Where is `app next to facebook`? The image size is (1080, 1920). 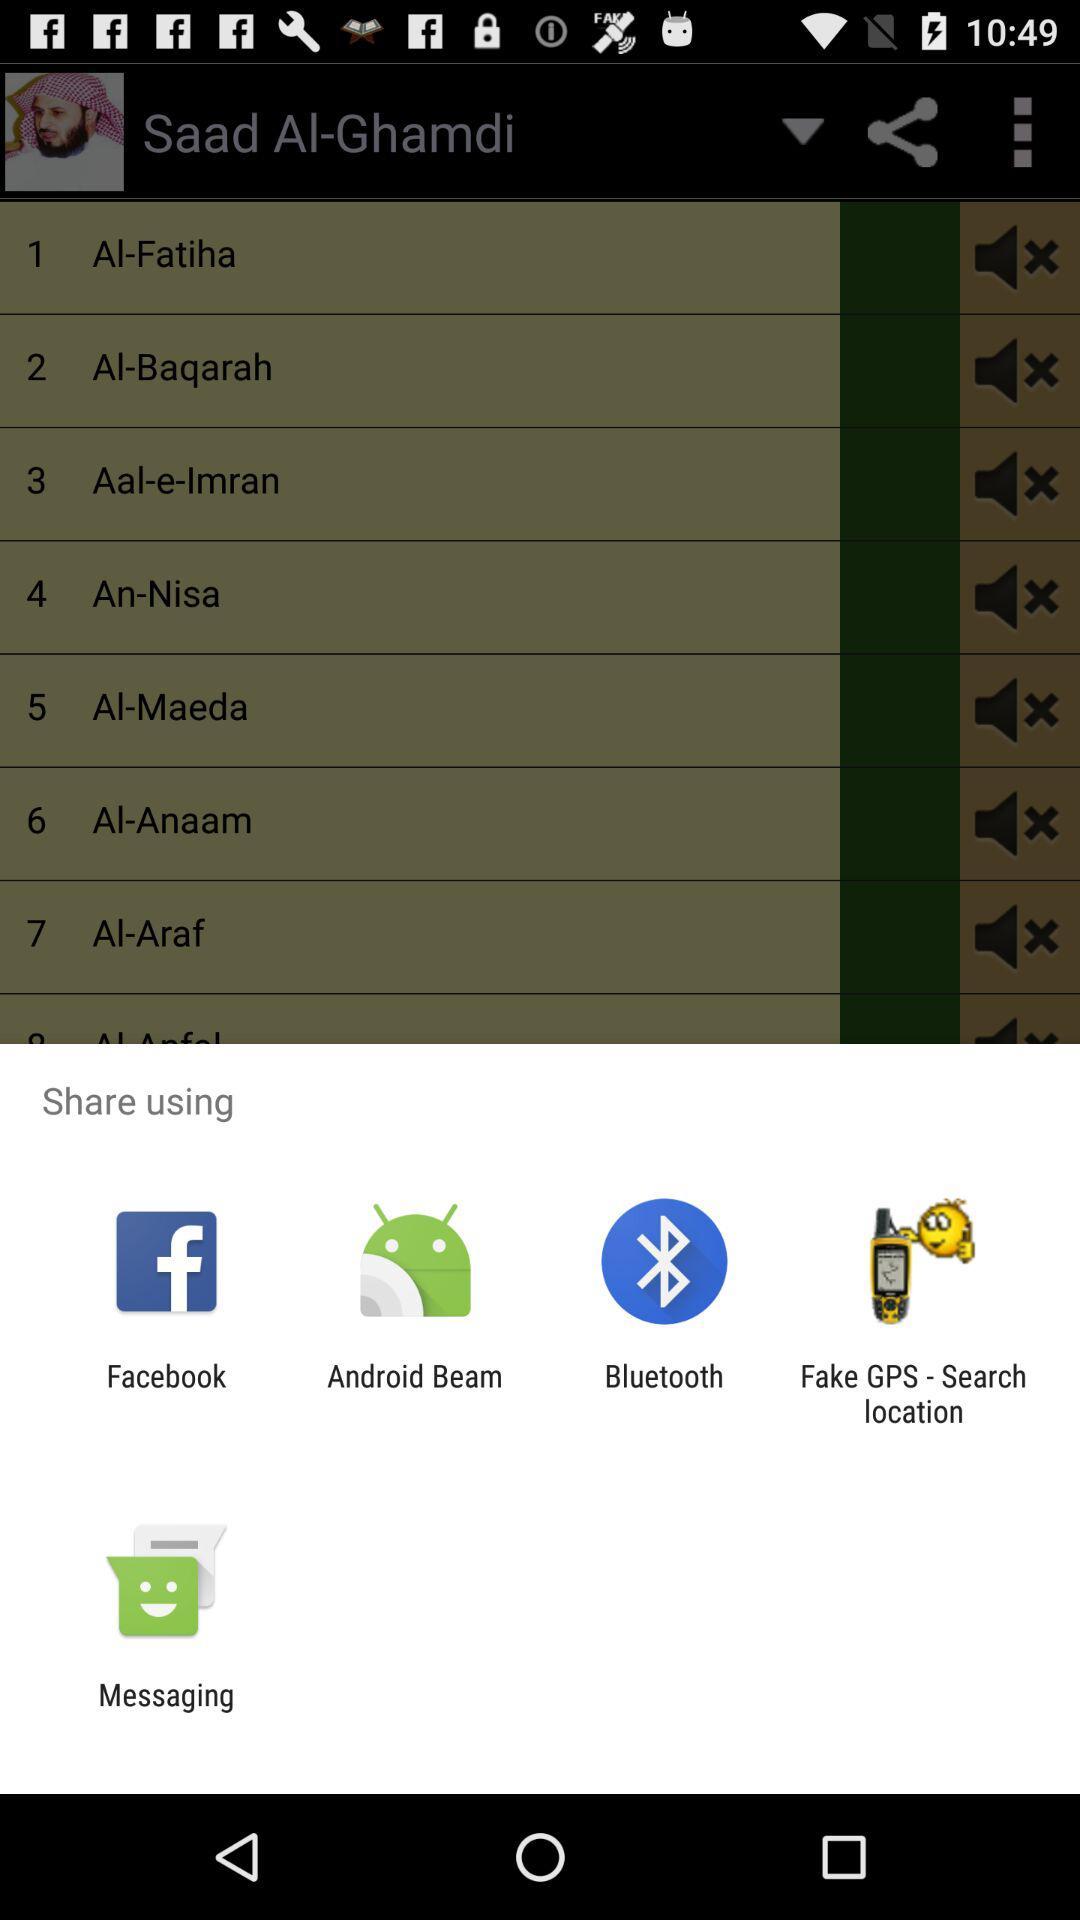
app next to facebook is located at coordinates (414, 1392).